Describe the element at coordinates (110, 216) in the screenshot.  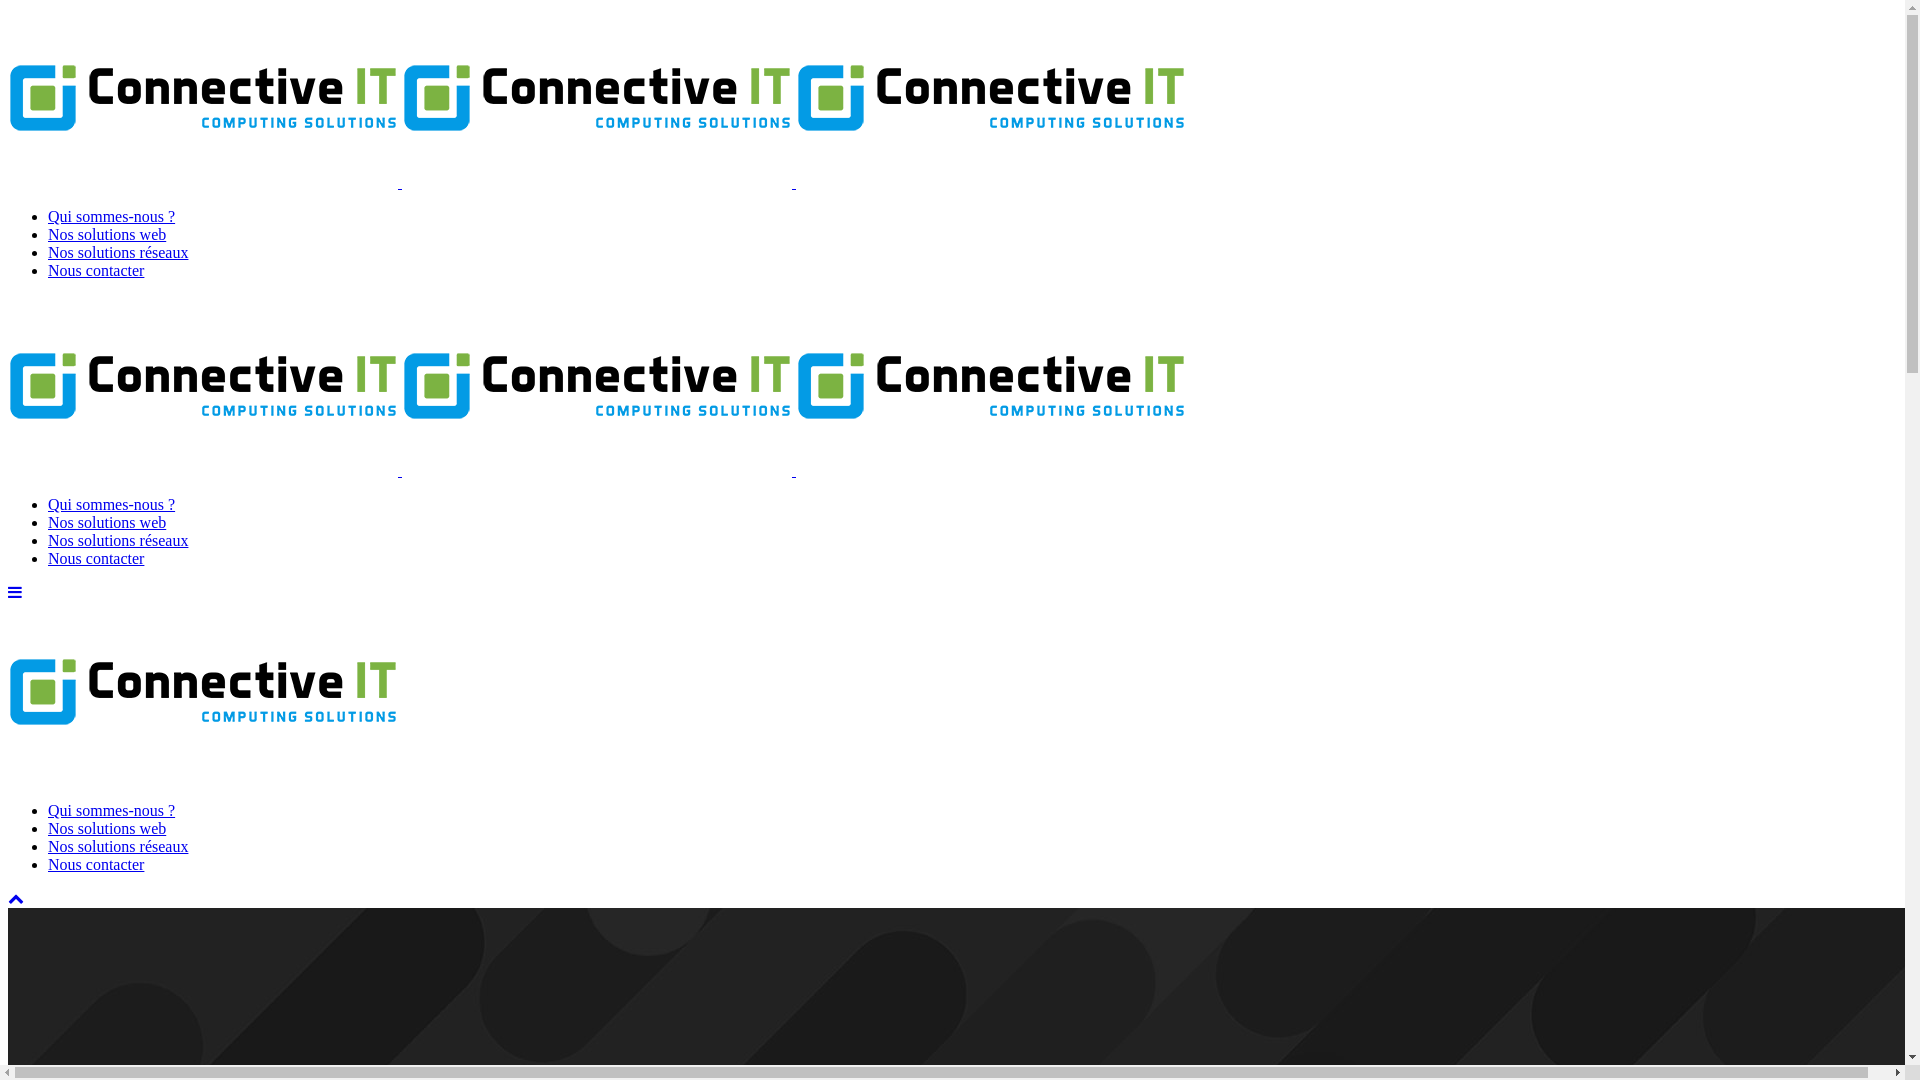
I see `'Qui sommes-nous ?'` at that location.